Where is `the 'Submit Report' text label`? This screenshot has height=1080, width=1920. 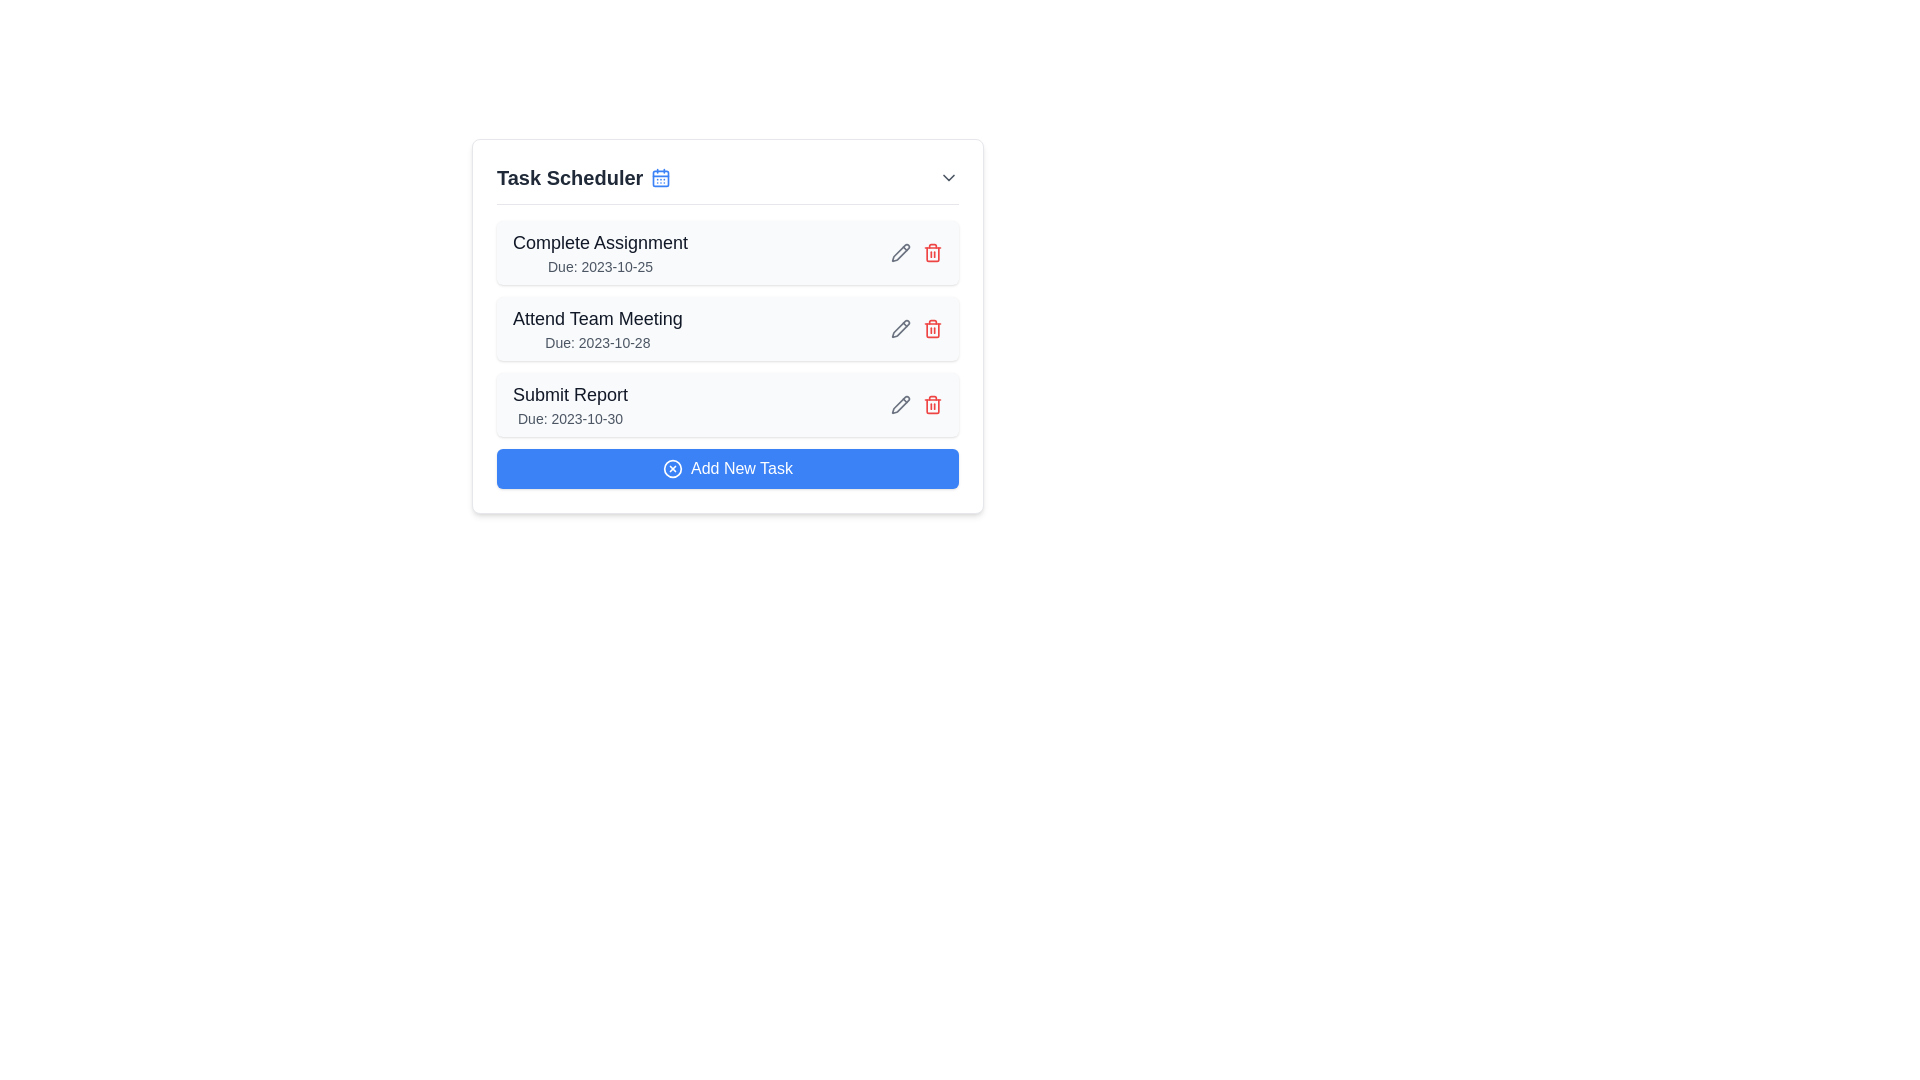 the 'Submit Report' text label is located at coordinates (569, 394).